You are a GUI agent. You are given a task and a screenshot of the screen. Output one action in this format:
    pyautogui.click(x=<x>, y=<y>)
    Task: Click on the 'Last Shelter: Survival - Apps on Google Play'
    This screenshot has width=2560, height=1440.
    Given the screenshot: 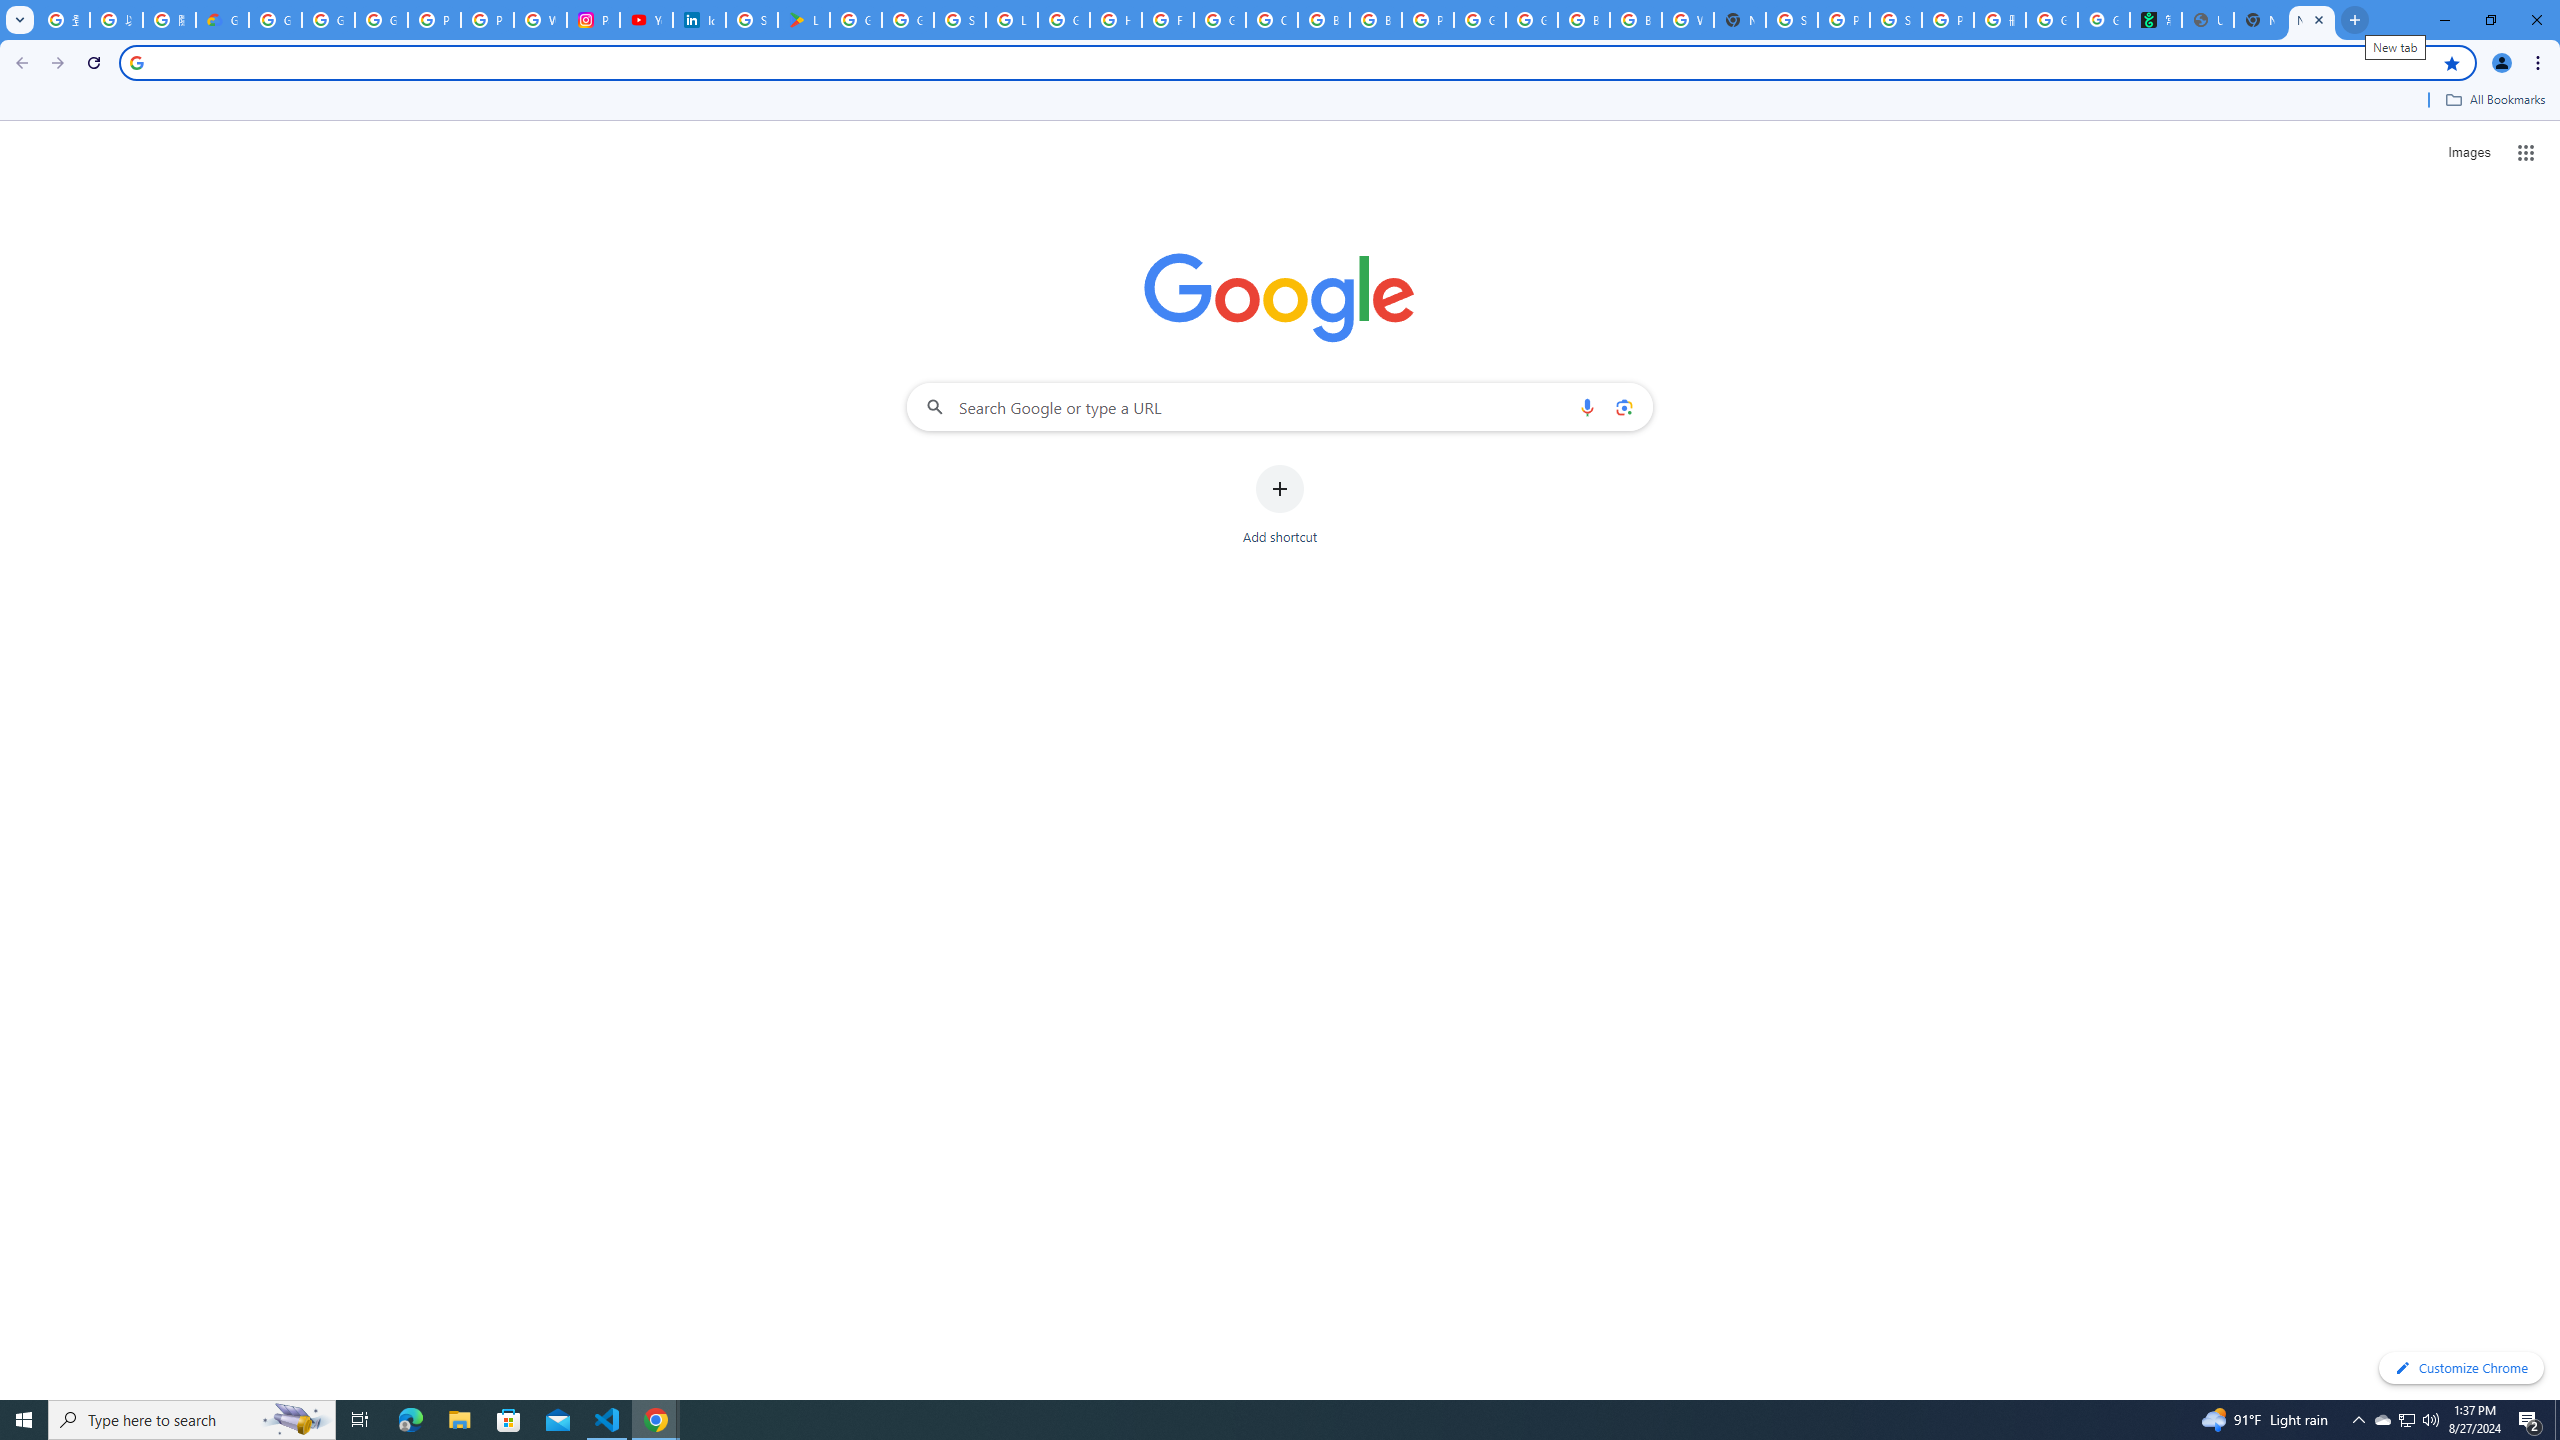 What is the action you would take?
    pyautogui.click(x=803, y=19)
    